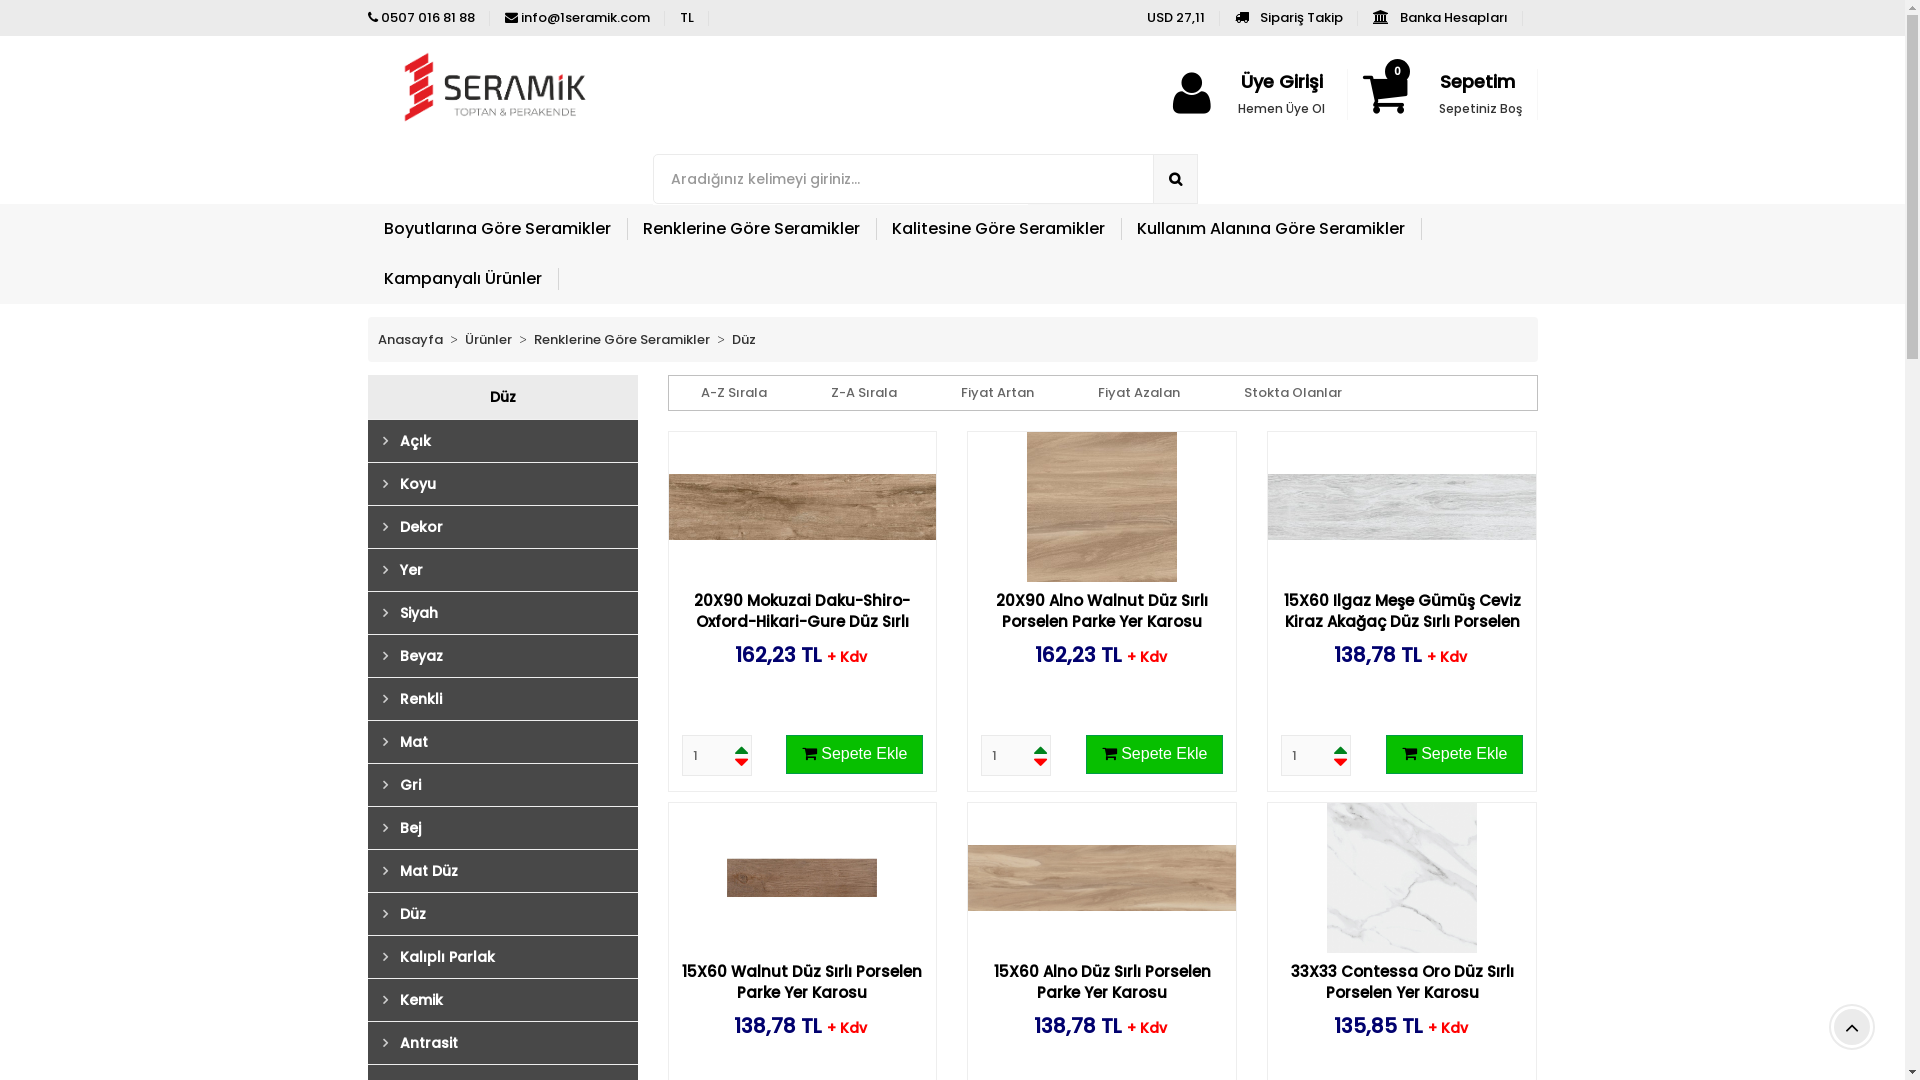 The image size is (1920, 1080). What do you see at coordinates (516, 999) in the screenshot?
I see `'Kemik'` at bounding box center [516, 999].